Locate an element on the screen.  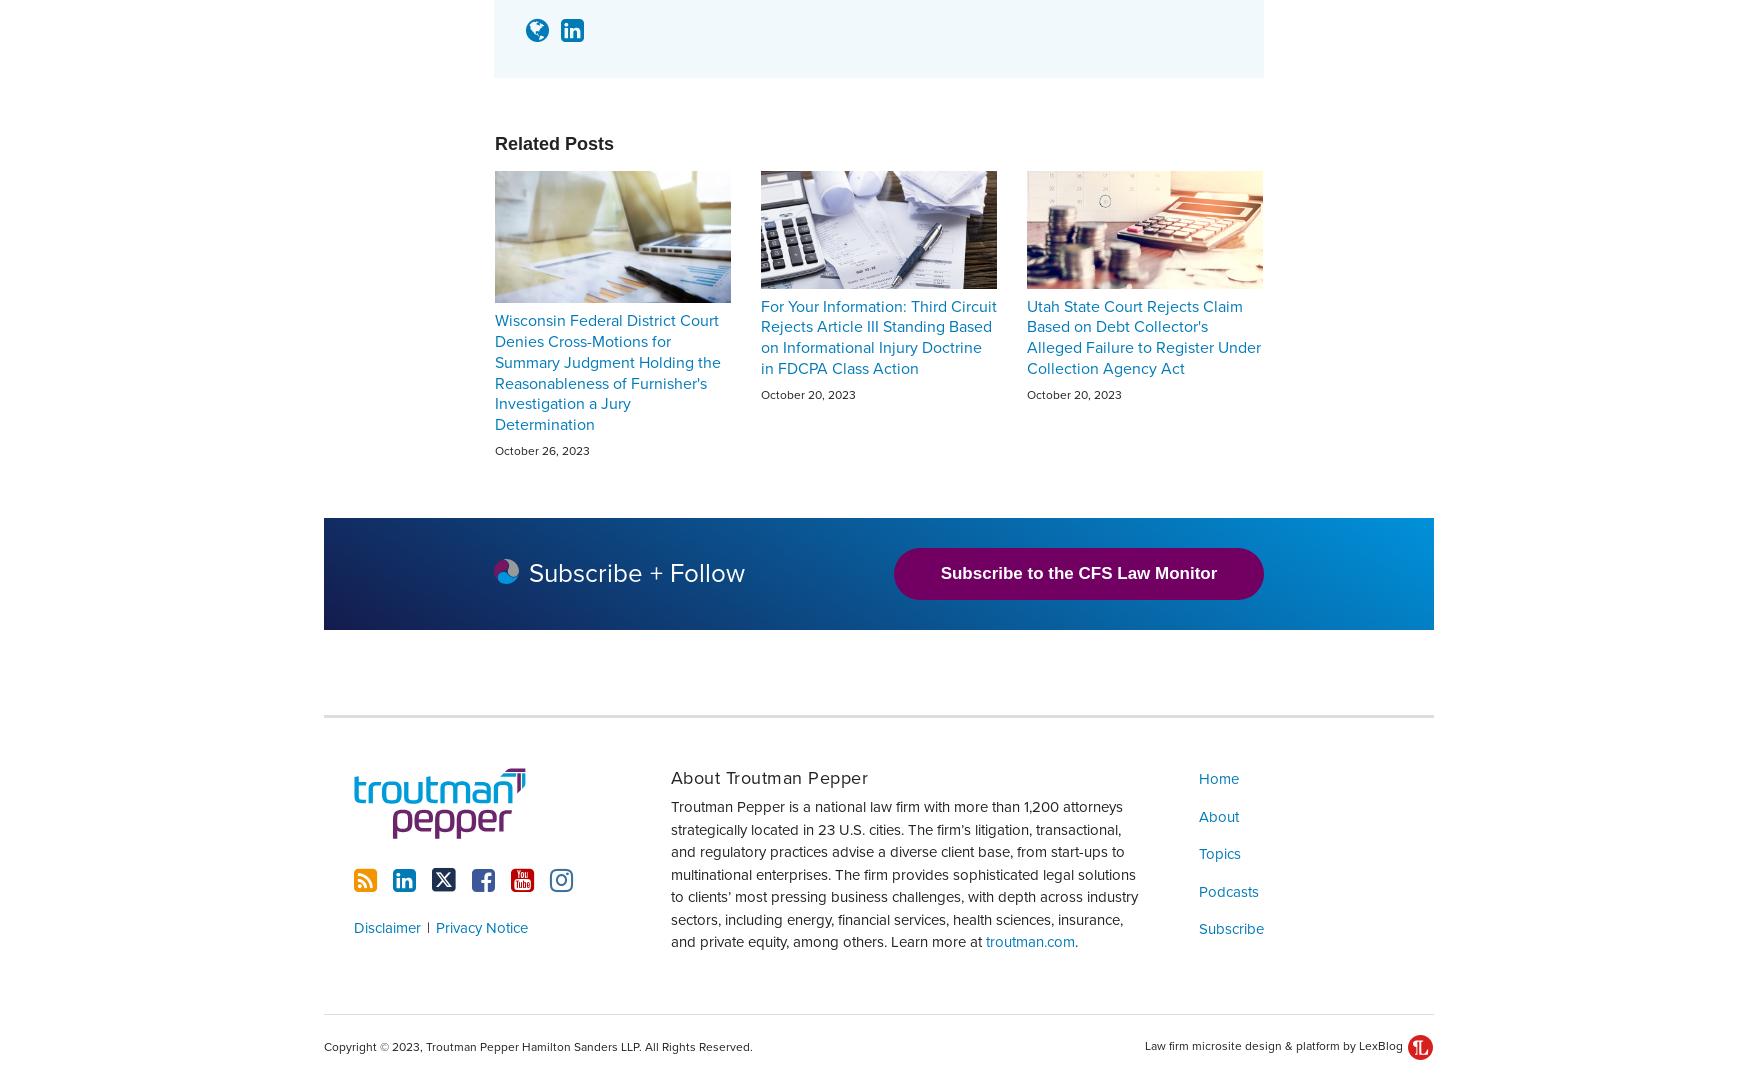
'Topics' is located at coordinates (1198, 852).